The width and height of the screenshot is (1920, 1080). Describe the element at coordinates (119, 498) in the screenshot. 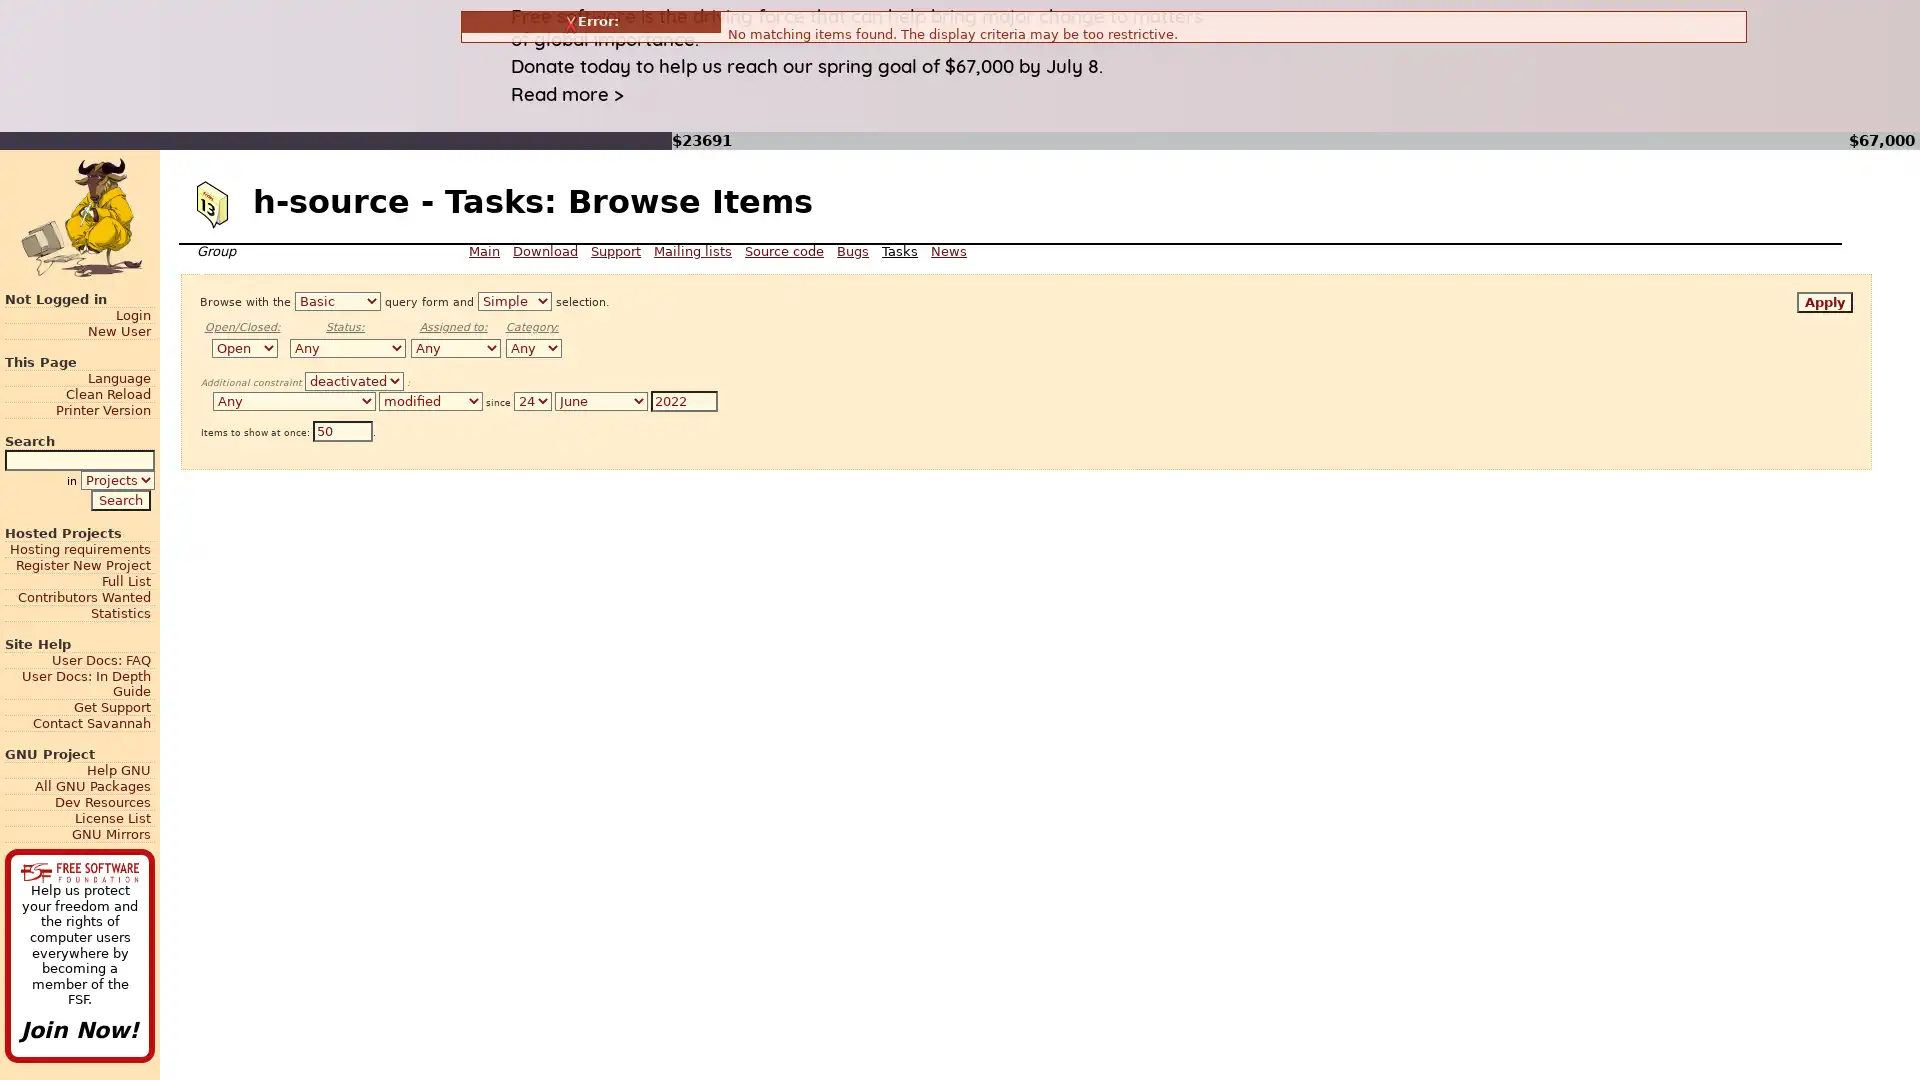

I see `Search` at that location.